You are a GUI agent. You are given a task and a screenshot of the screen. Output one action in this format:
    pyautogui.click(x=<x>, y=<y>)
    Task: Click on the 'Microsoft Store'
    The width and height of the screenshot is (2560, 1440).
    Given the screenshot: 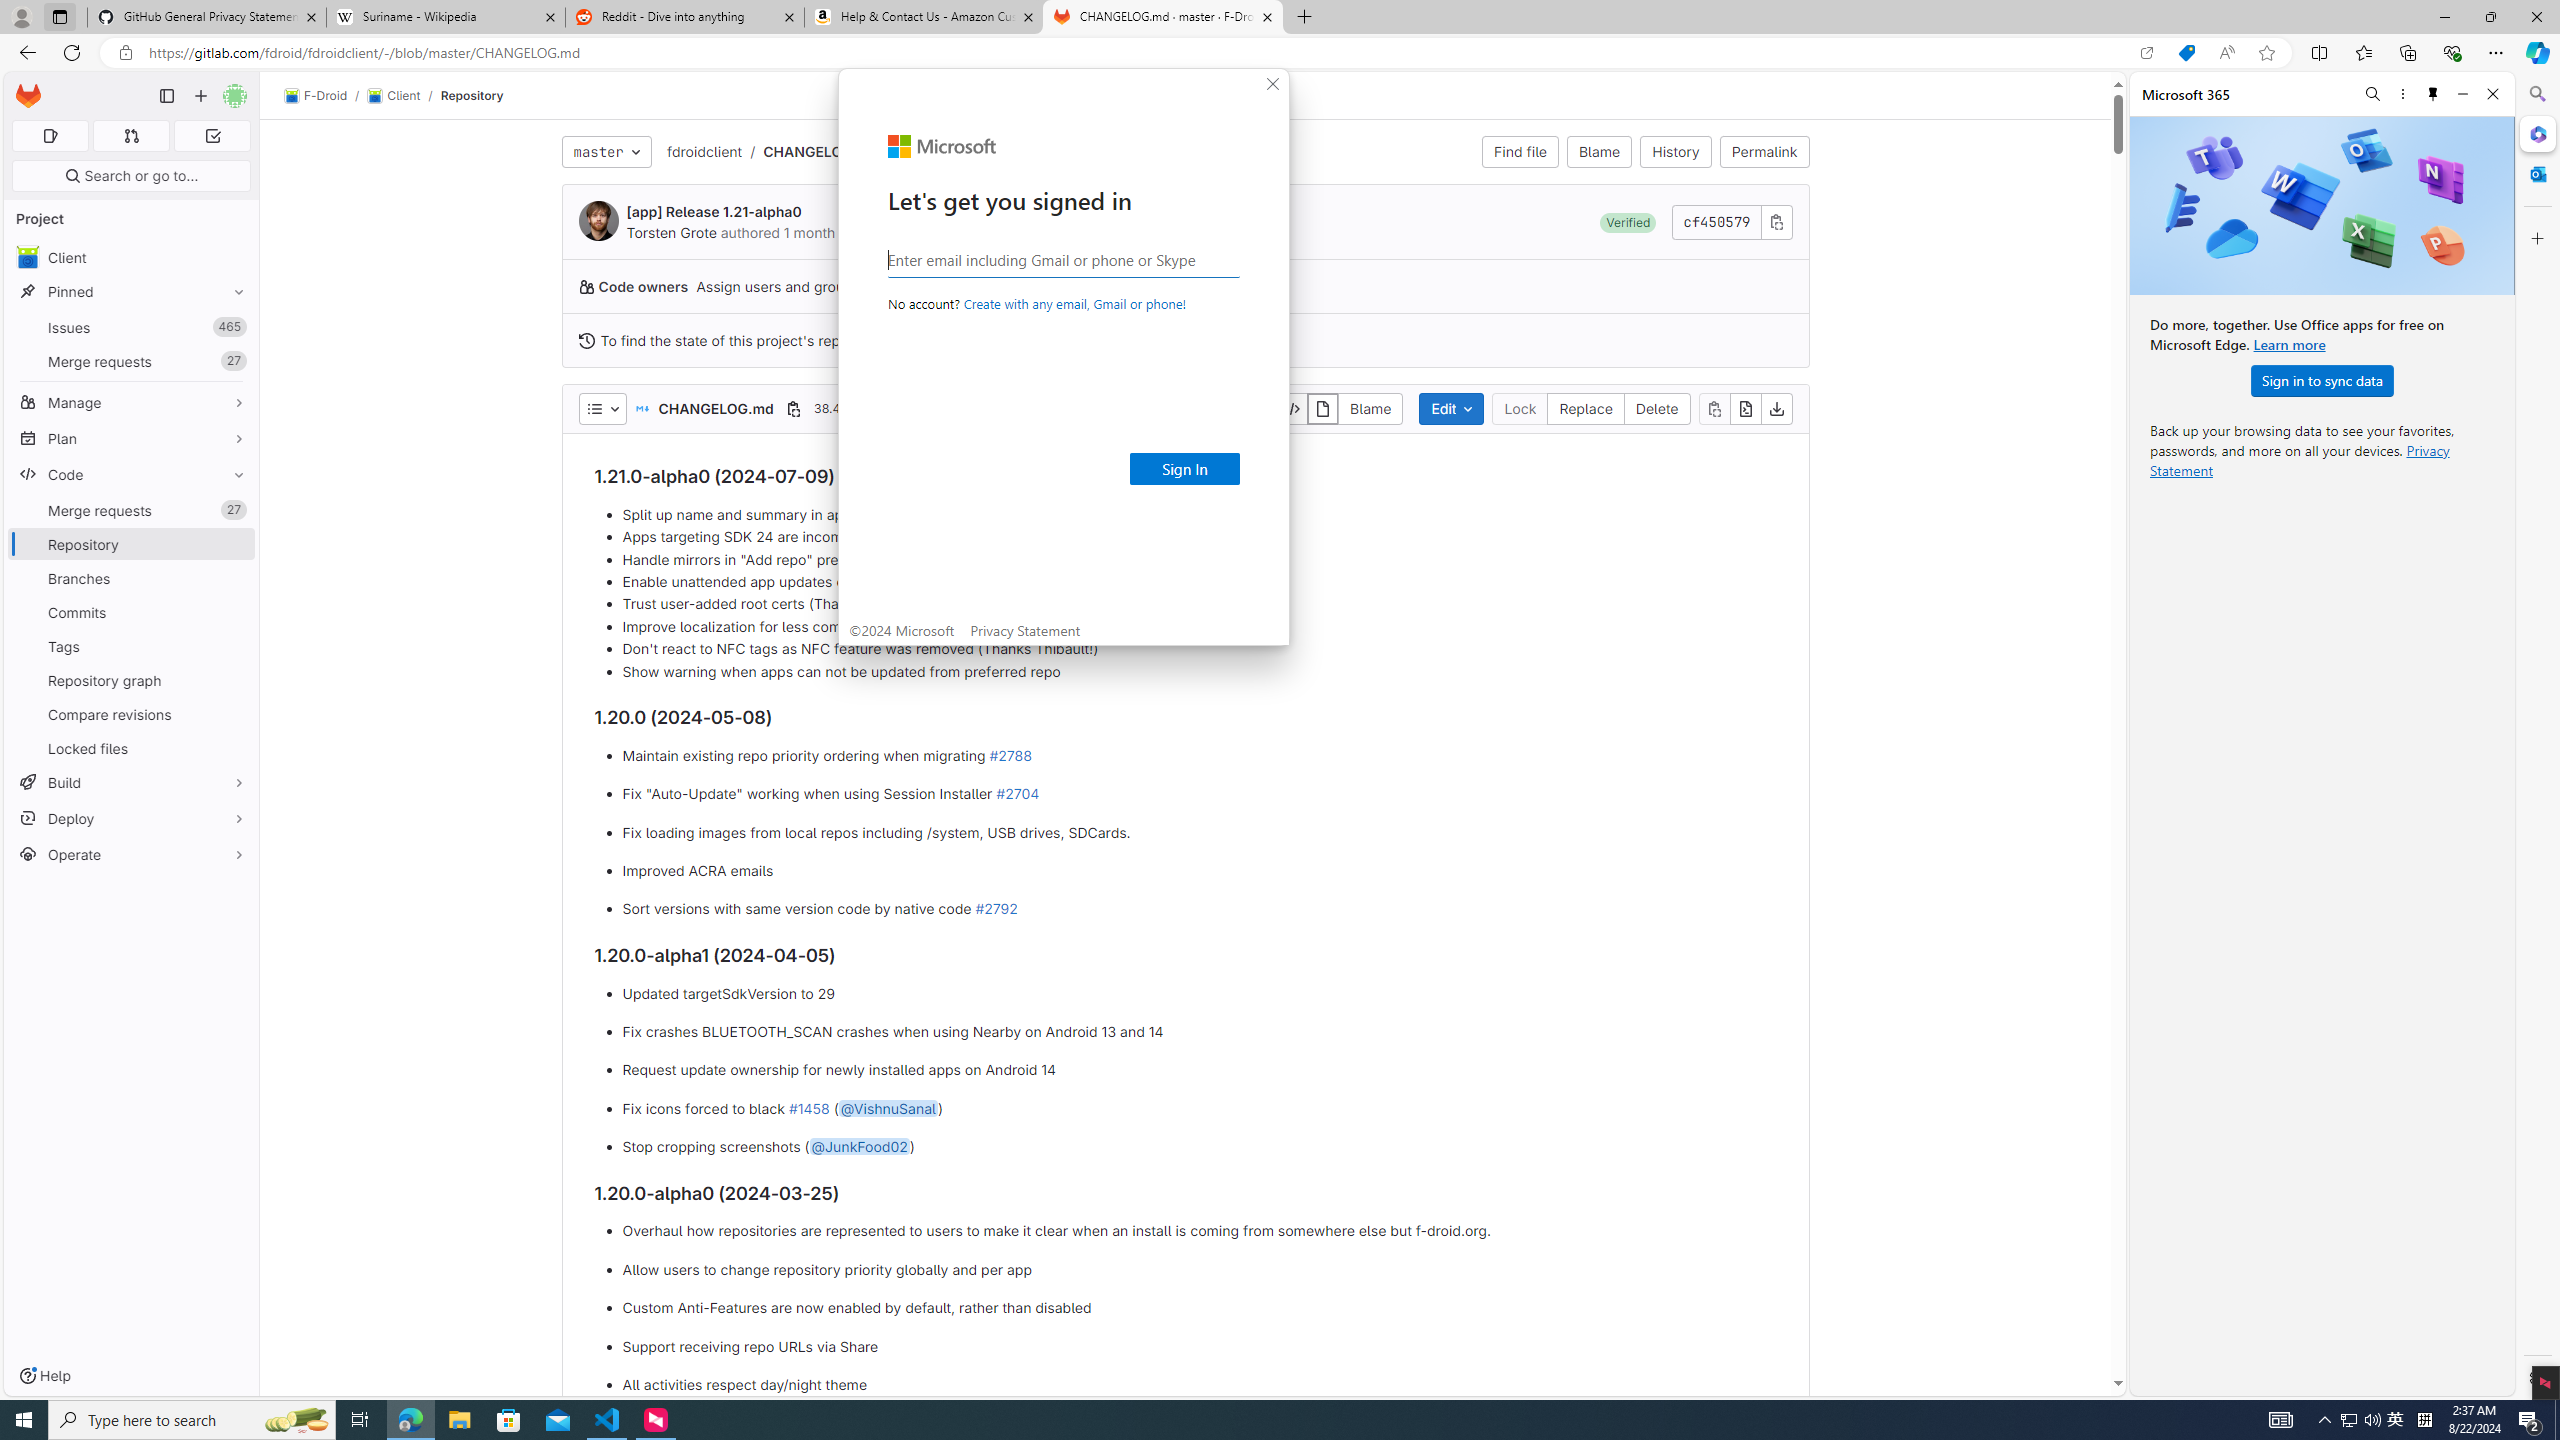 What is the action you would take?
    pyautogui.click(x=509, y=1418)
    